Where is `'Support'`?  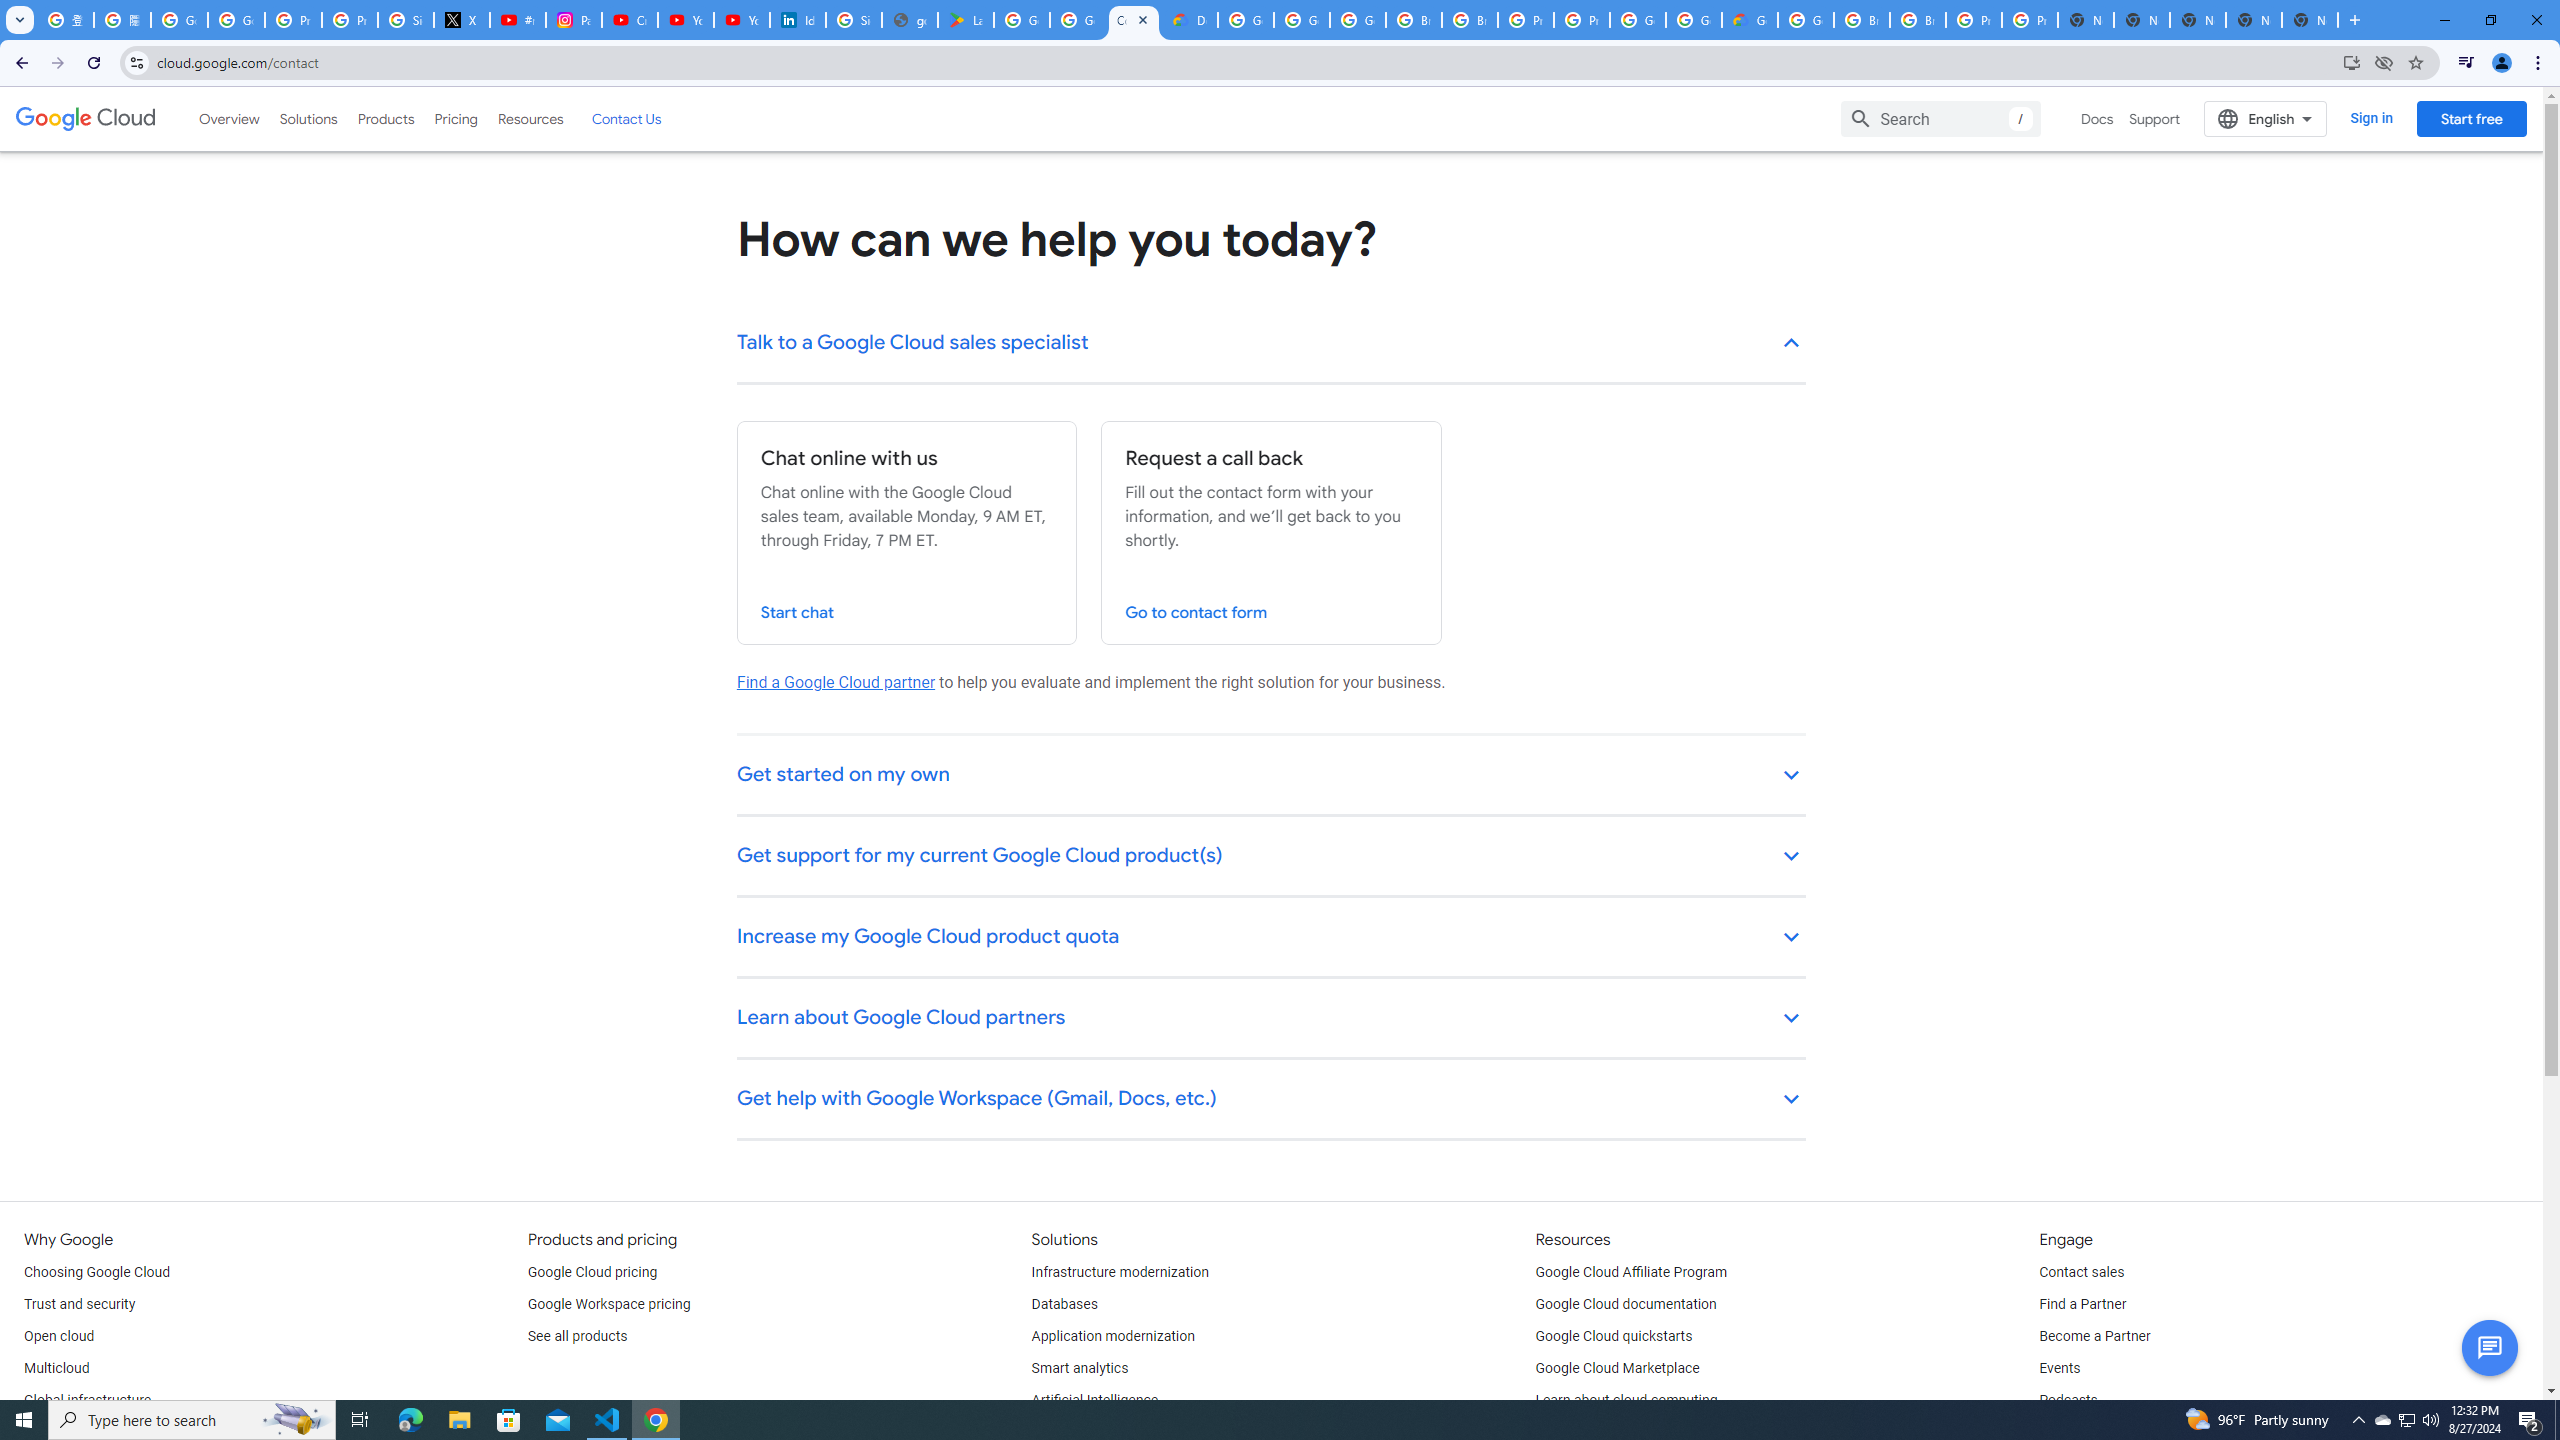
'Support' is located at coordinates (2155, 118).